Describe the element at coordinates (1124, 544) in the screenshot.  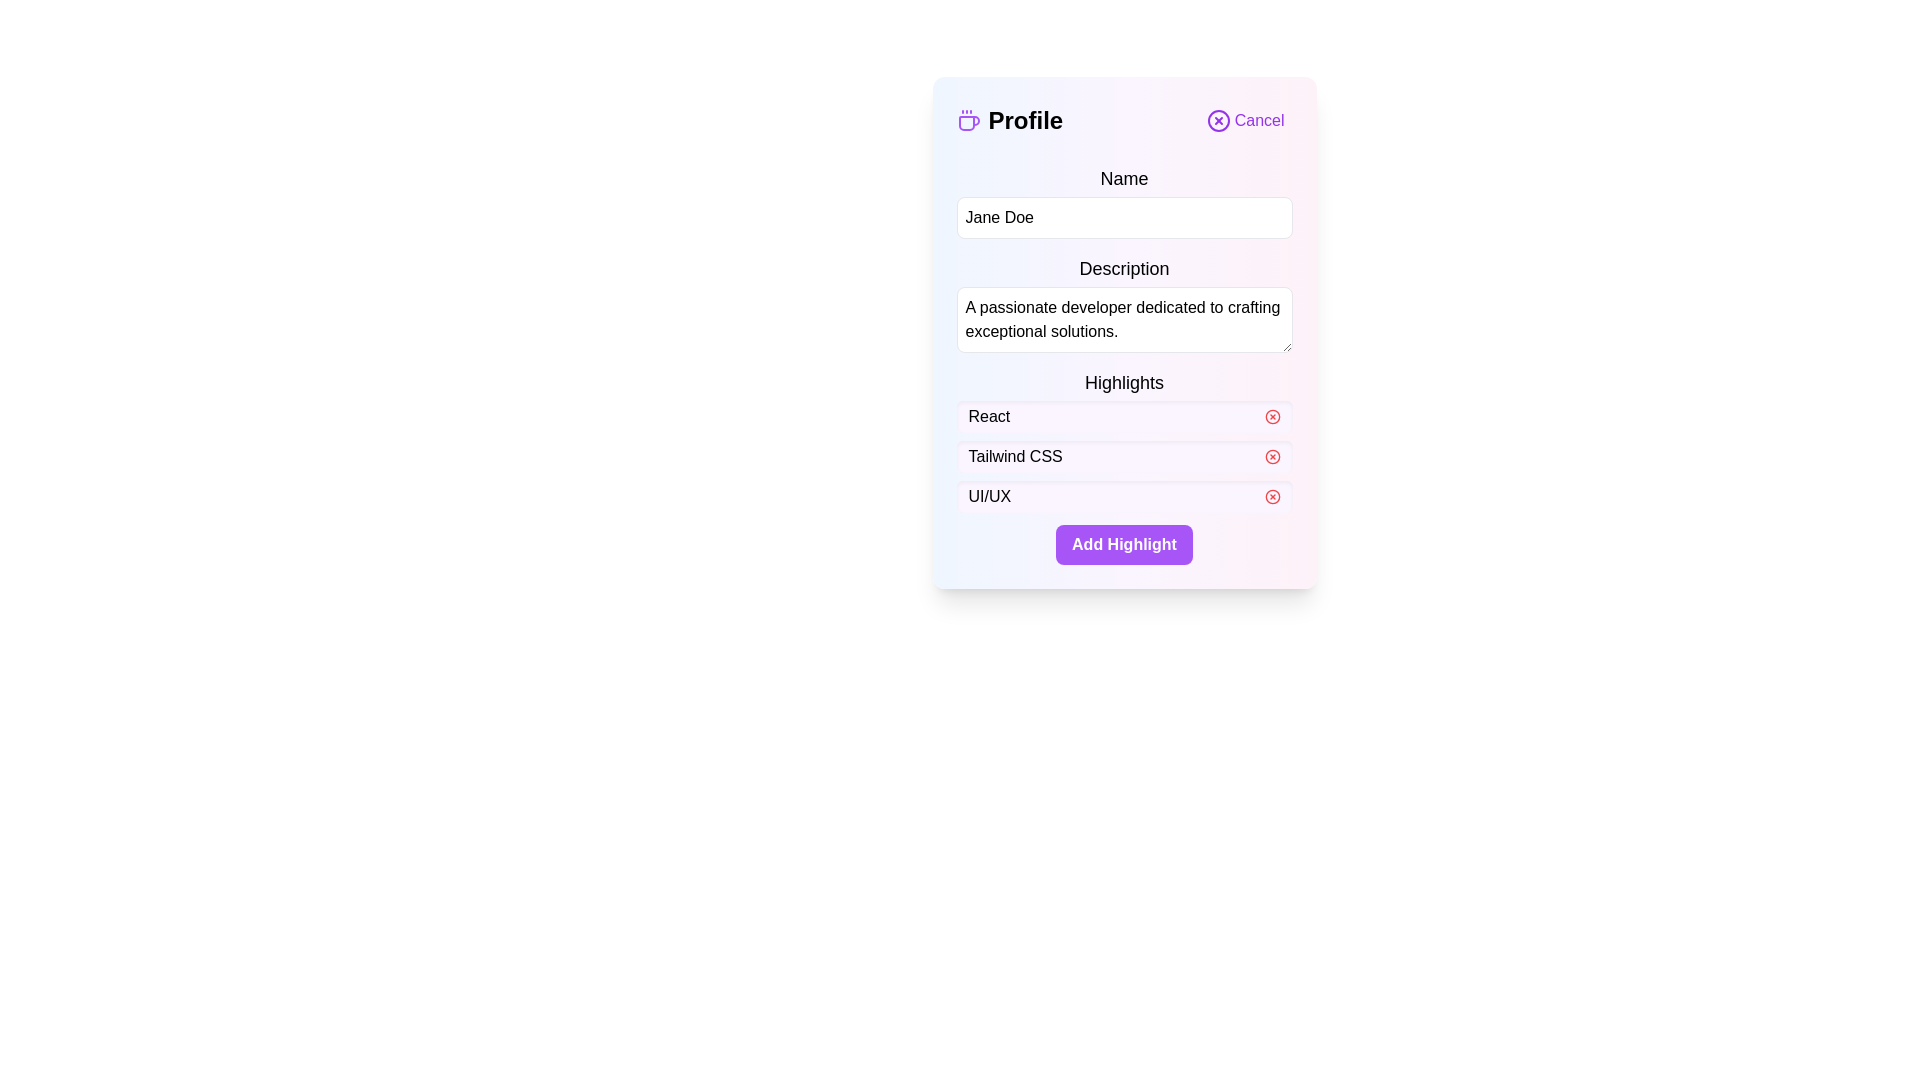
I see `the 'Add Highlight' button located at the lower part of the 'Highlights' section` at that location.